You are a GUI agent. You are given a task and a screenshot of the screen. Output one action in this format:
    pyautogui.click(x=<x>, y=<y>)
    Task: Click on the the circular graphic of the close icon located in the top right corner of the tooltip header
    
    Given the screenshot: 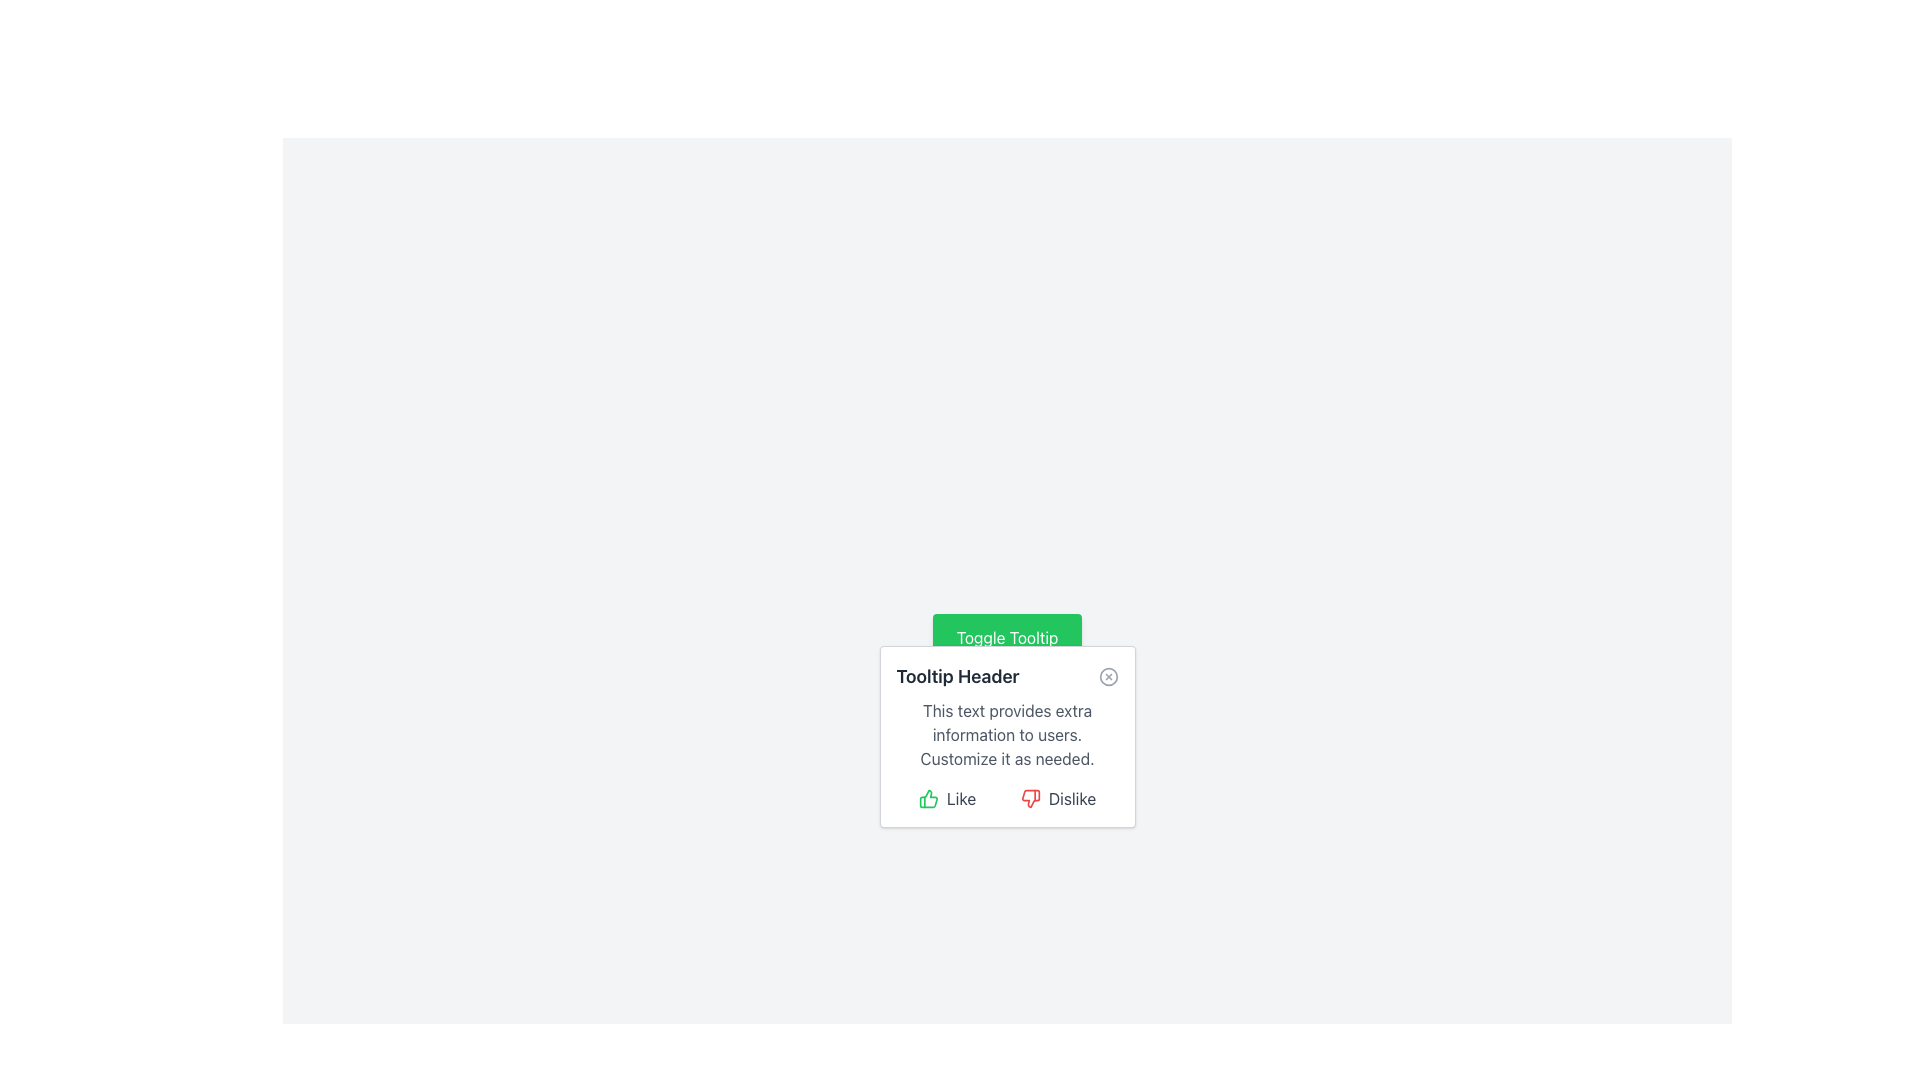 What is the action you would take?
    pyautogui.click(x=1107, y=676)
    